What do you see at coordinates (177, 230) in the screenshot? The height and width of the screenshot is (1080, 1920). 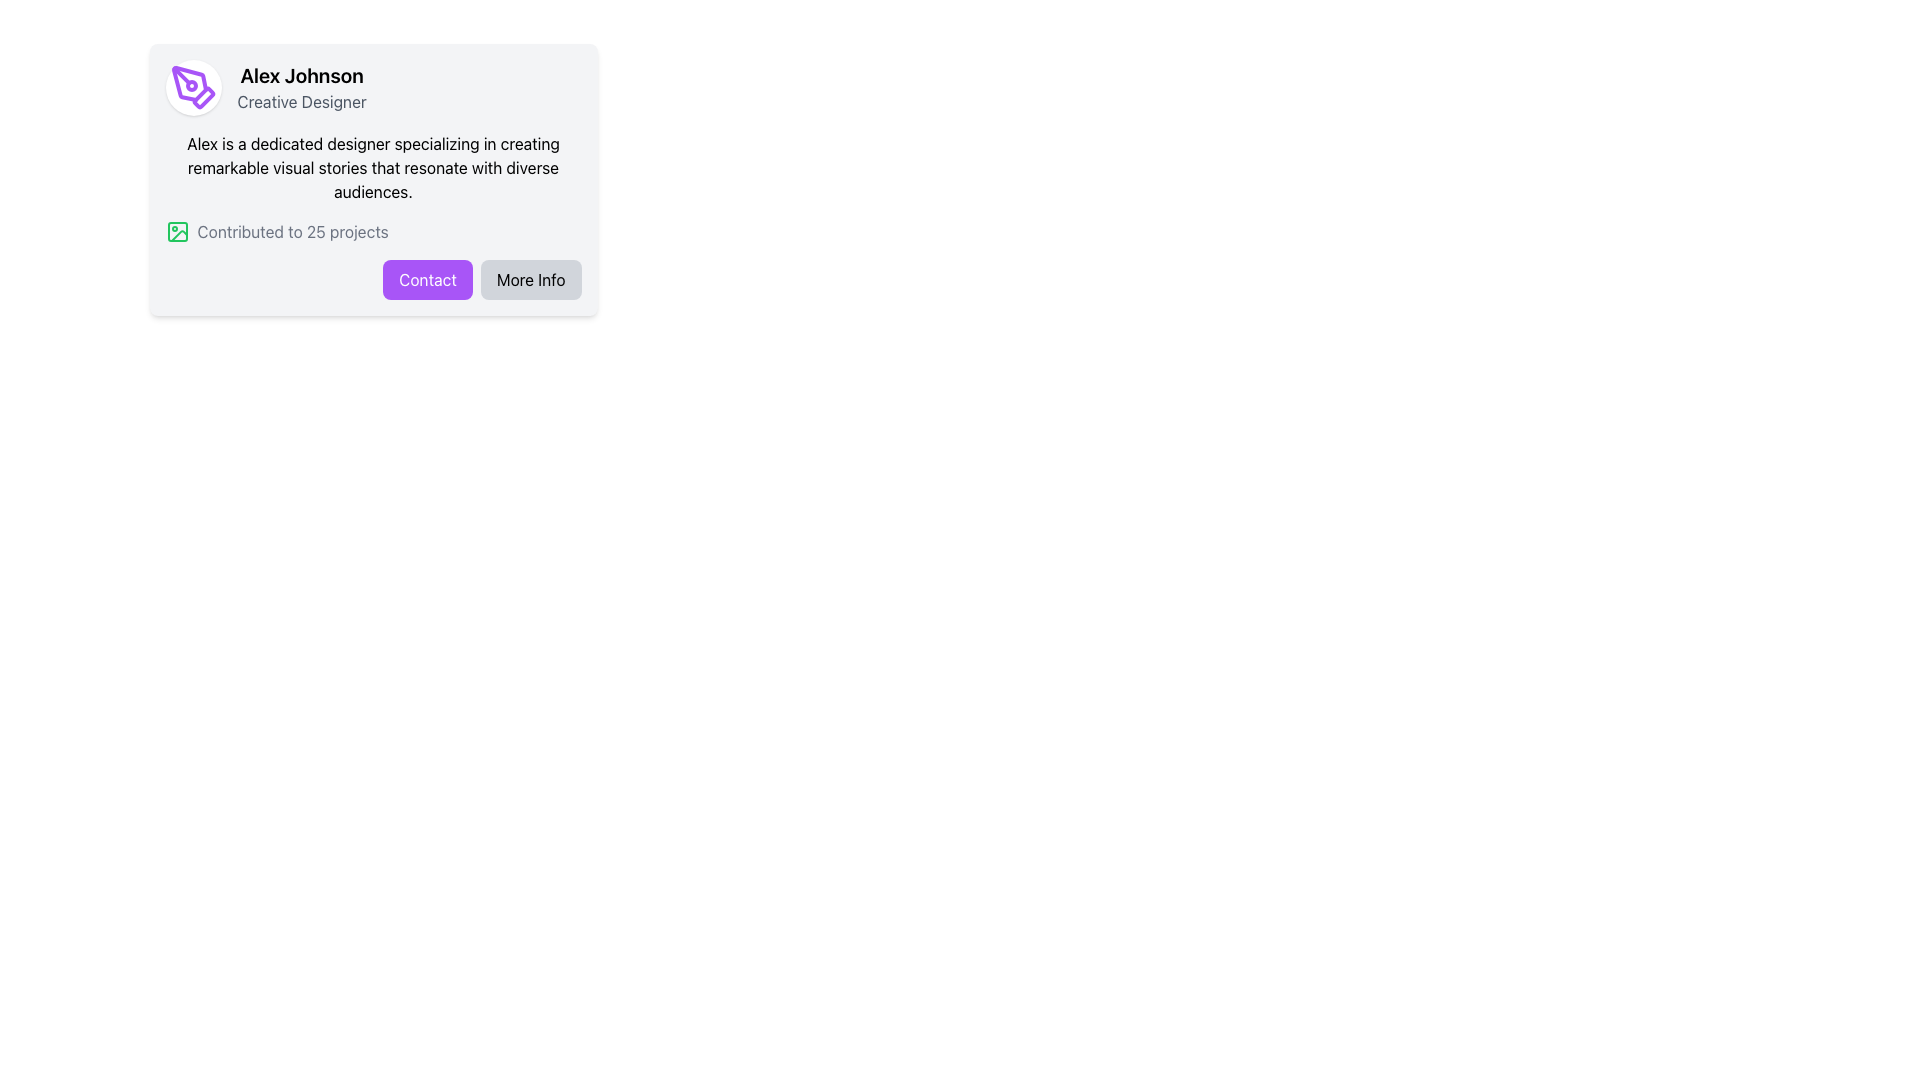 I see `the SVG rectangular shape with rounded corners, styled in green, located in the top-left corner of the profile card above the contributions text` at bounding box center [177, 230].